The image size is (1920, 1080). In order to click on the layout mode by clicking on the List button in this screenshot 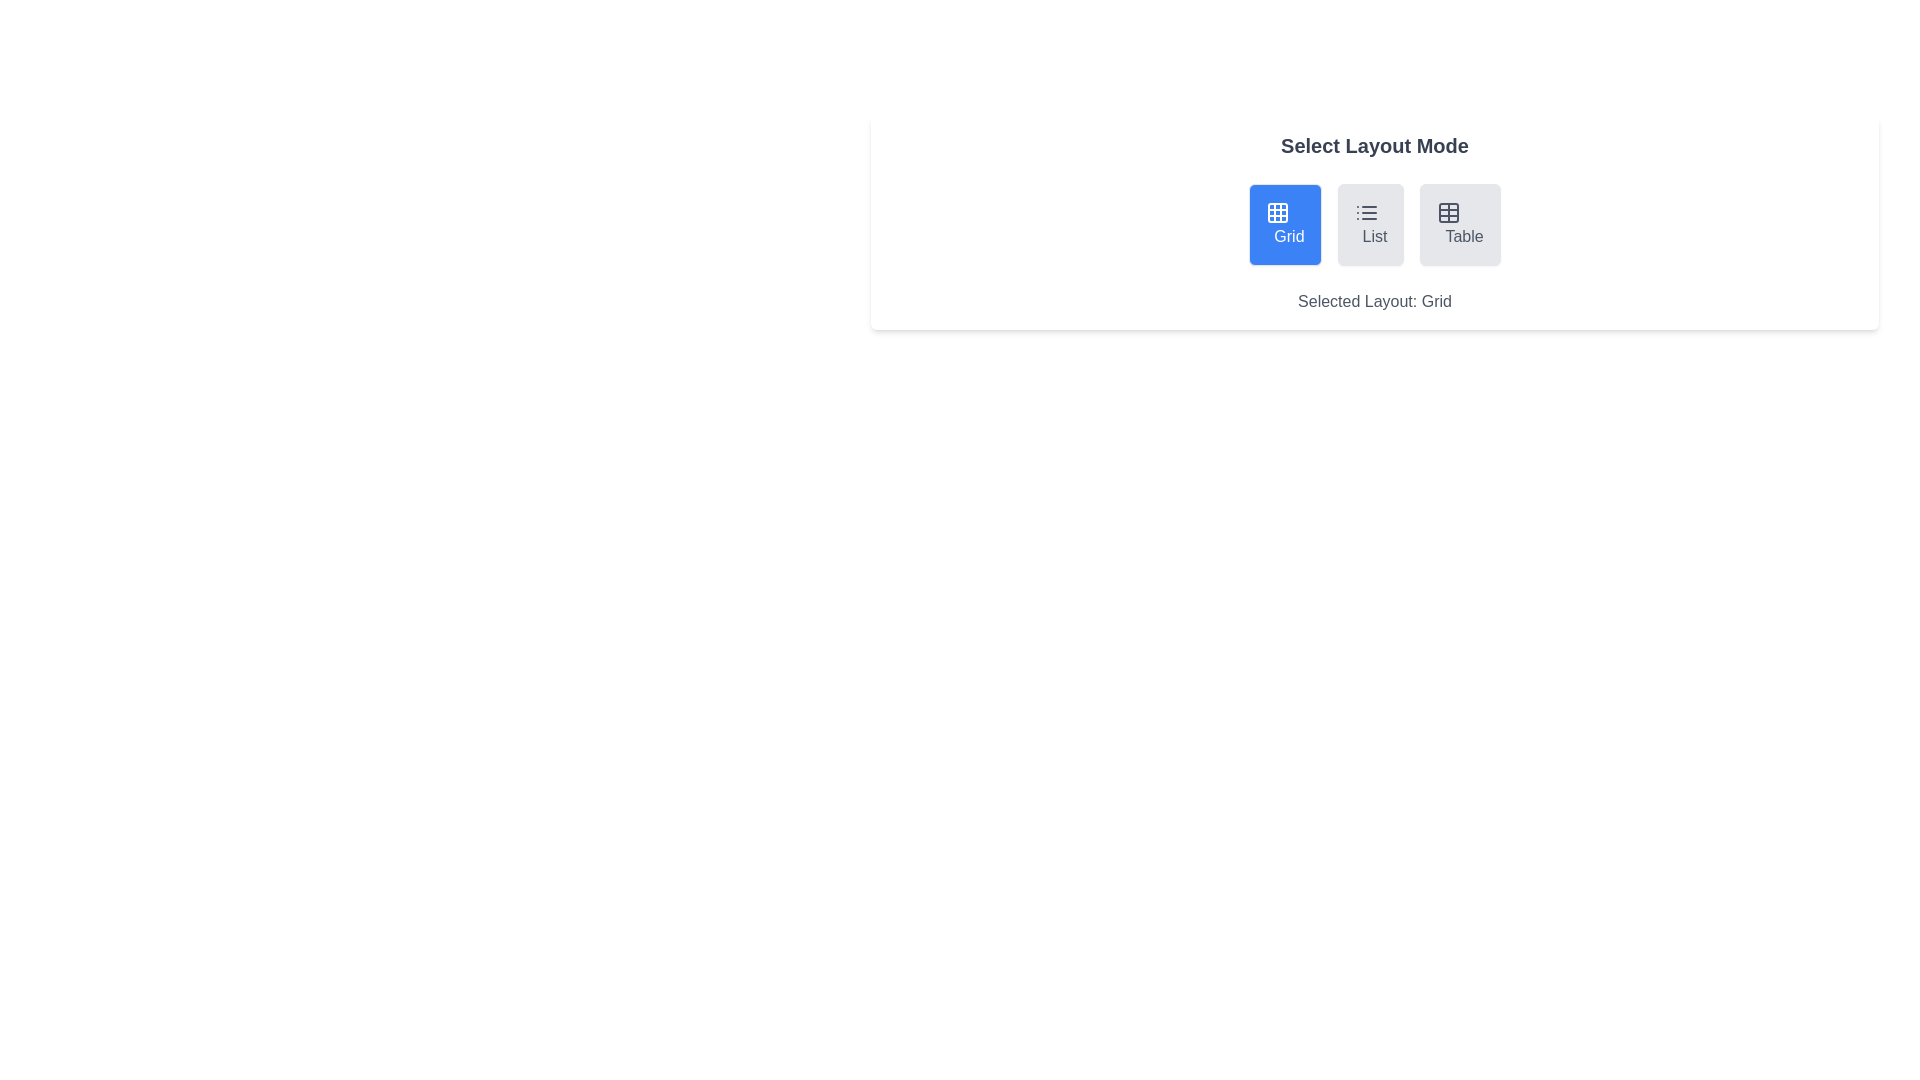, I will do `click(1368, 224)`.